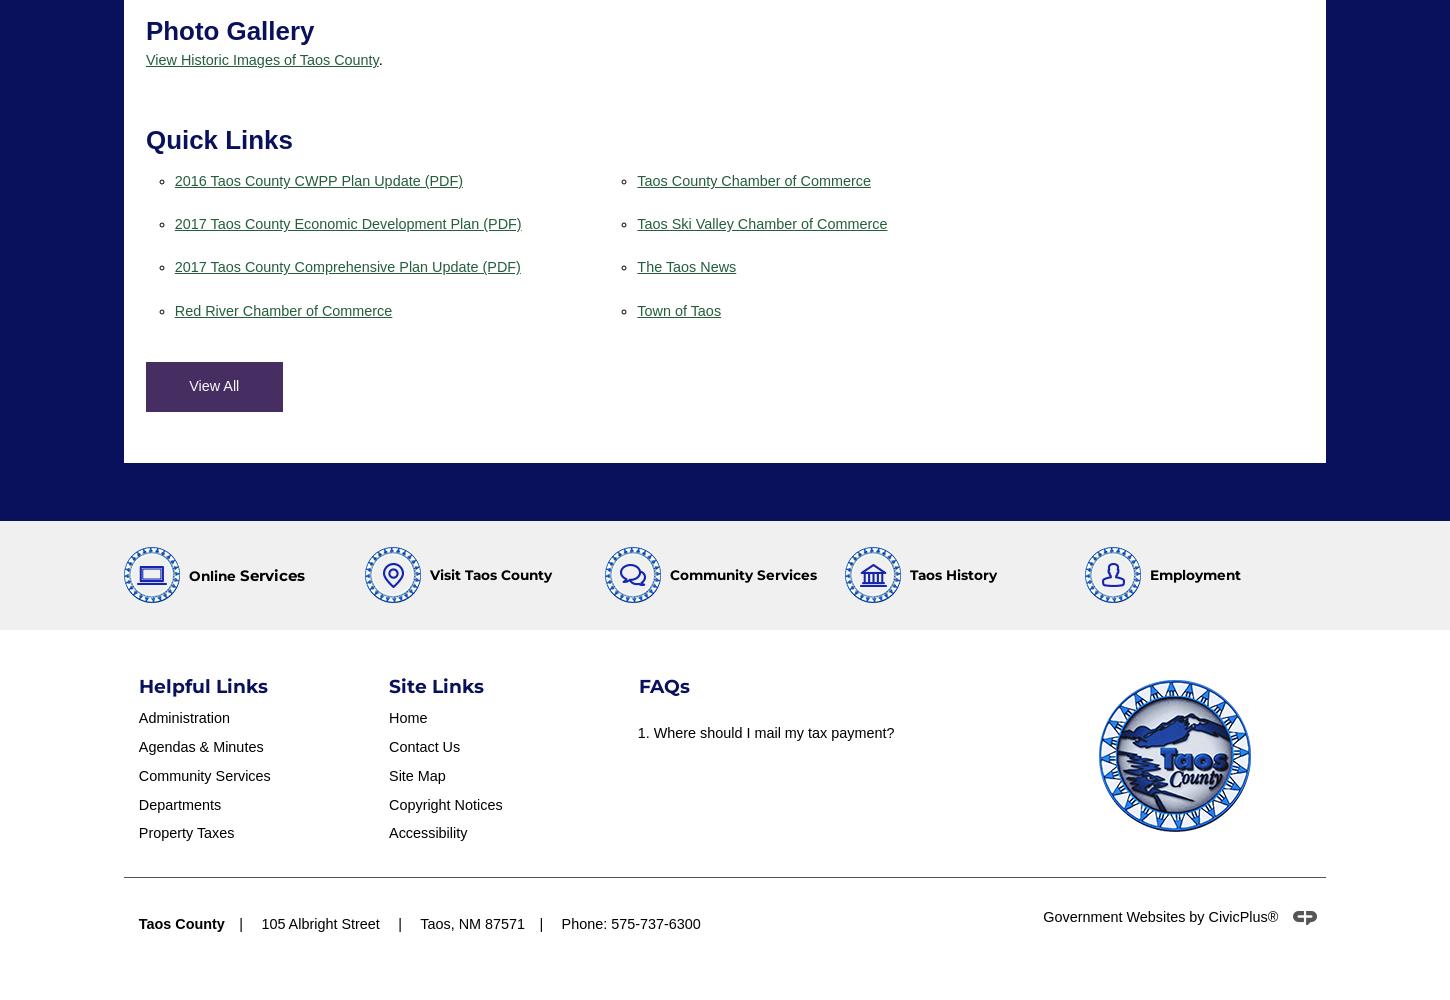  I want to click on 'Town of Taos', so click(635, 310).